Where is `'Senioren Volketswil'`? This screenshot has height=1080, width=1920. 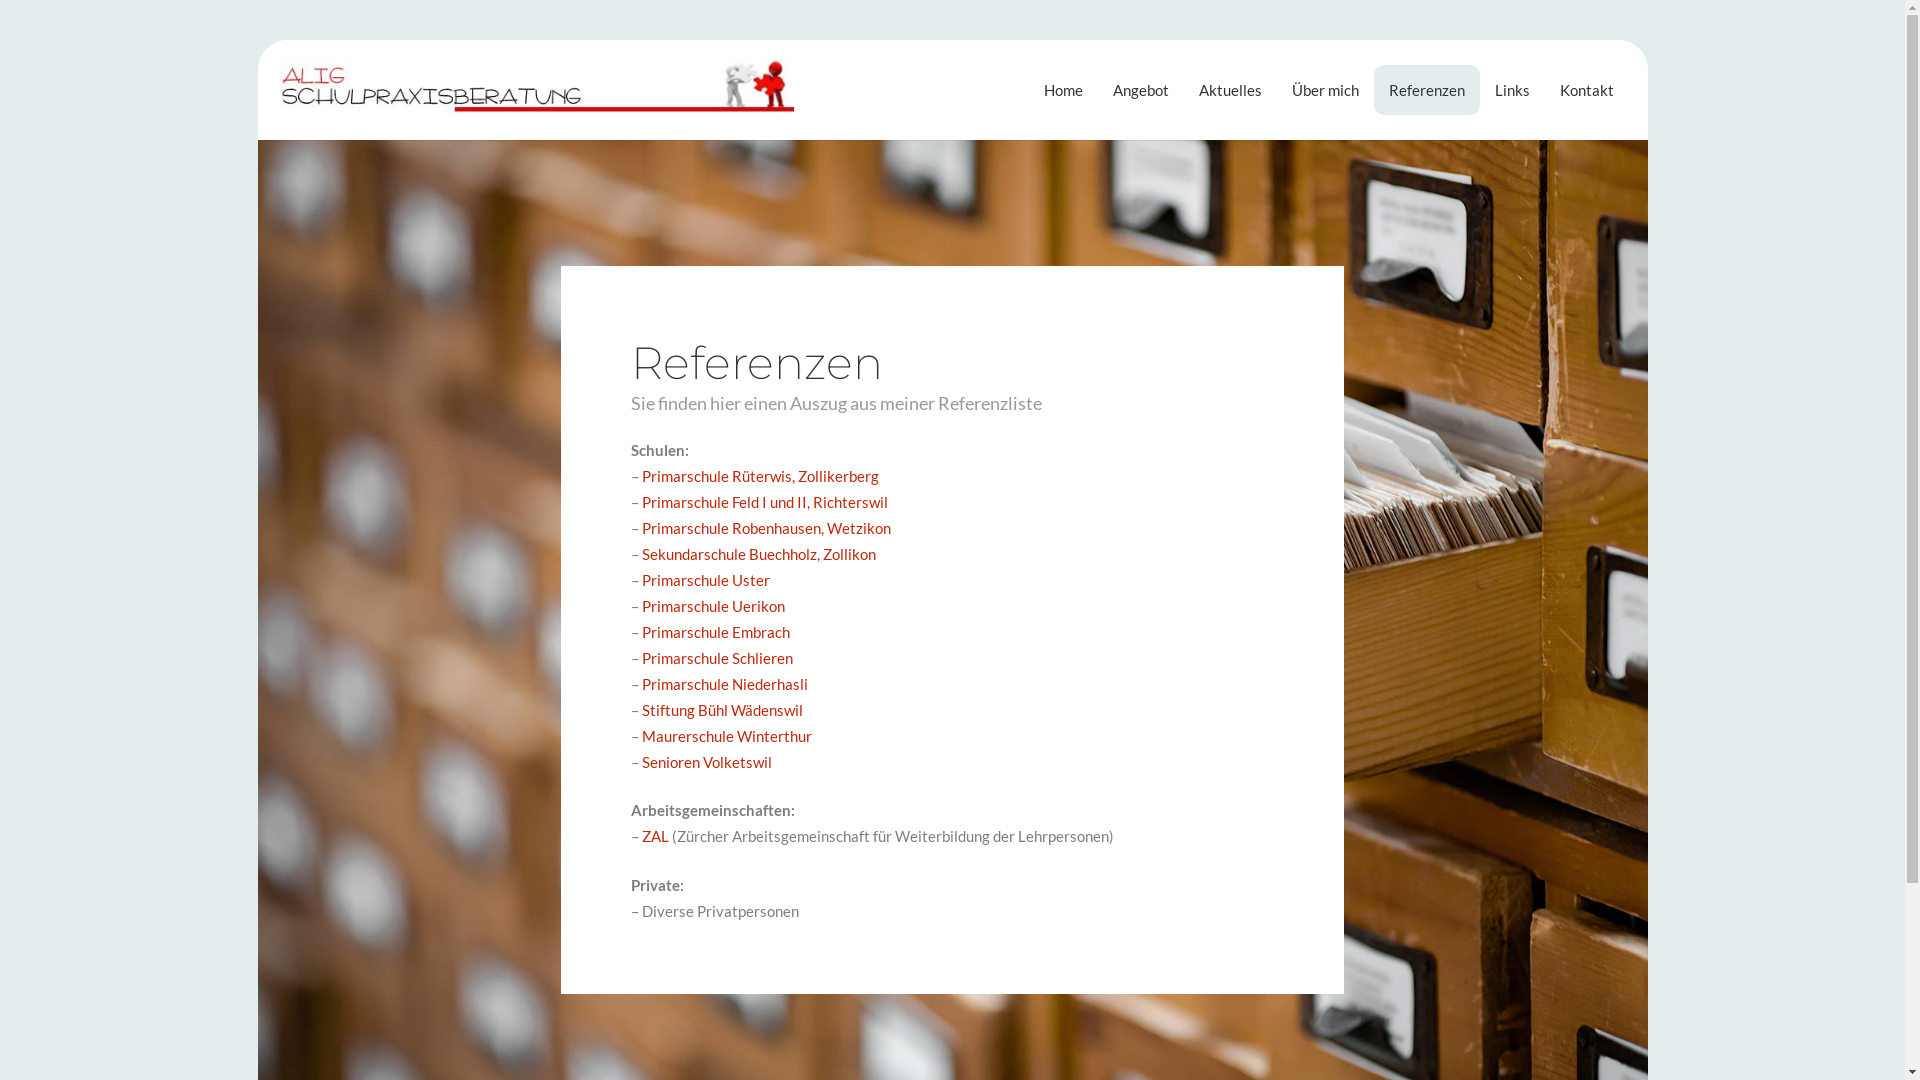
'Senioren Volketswil' is located at coordinates (706, 762).